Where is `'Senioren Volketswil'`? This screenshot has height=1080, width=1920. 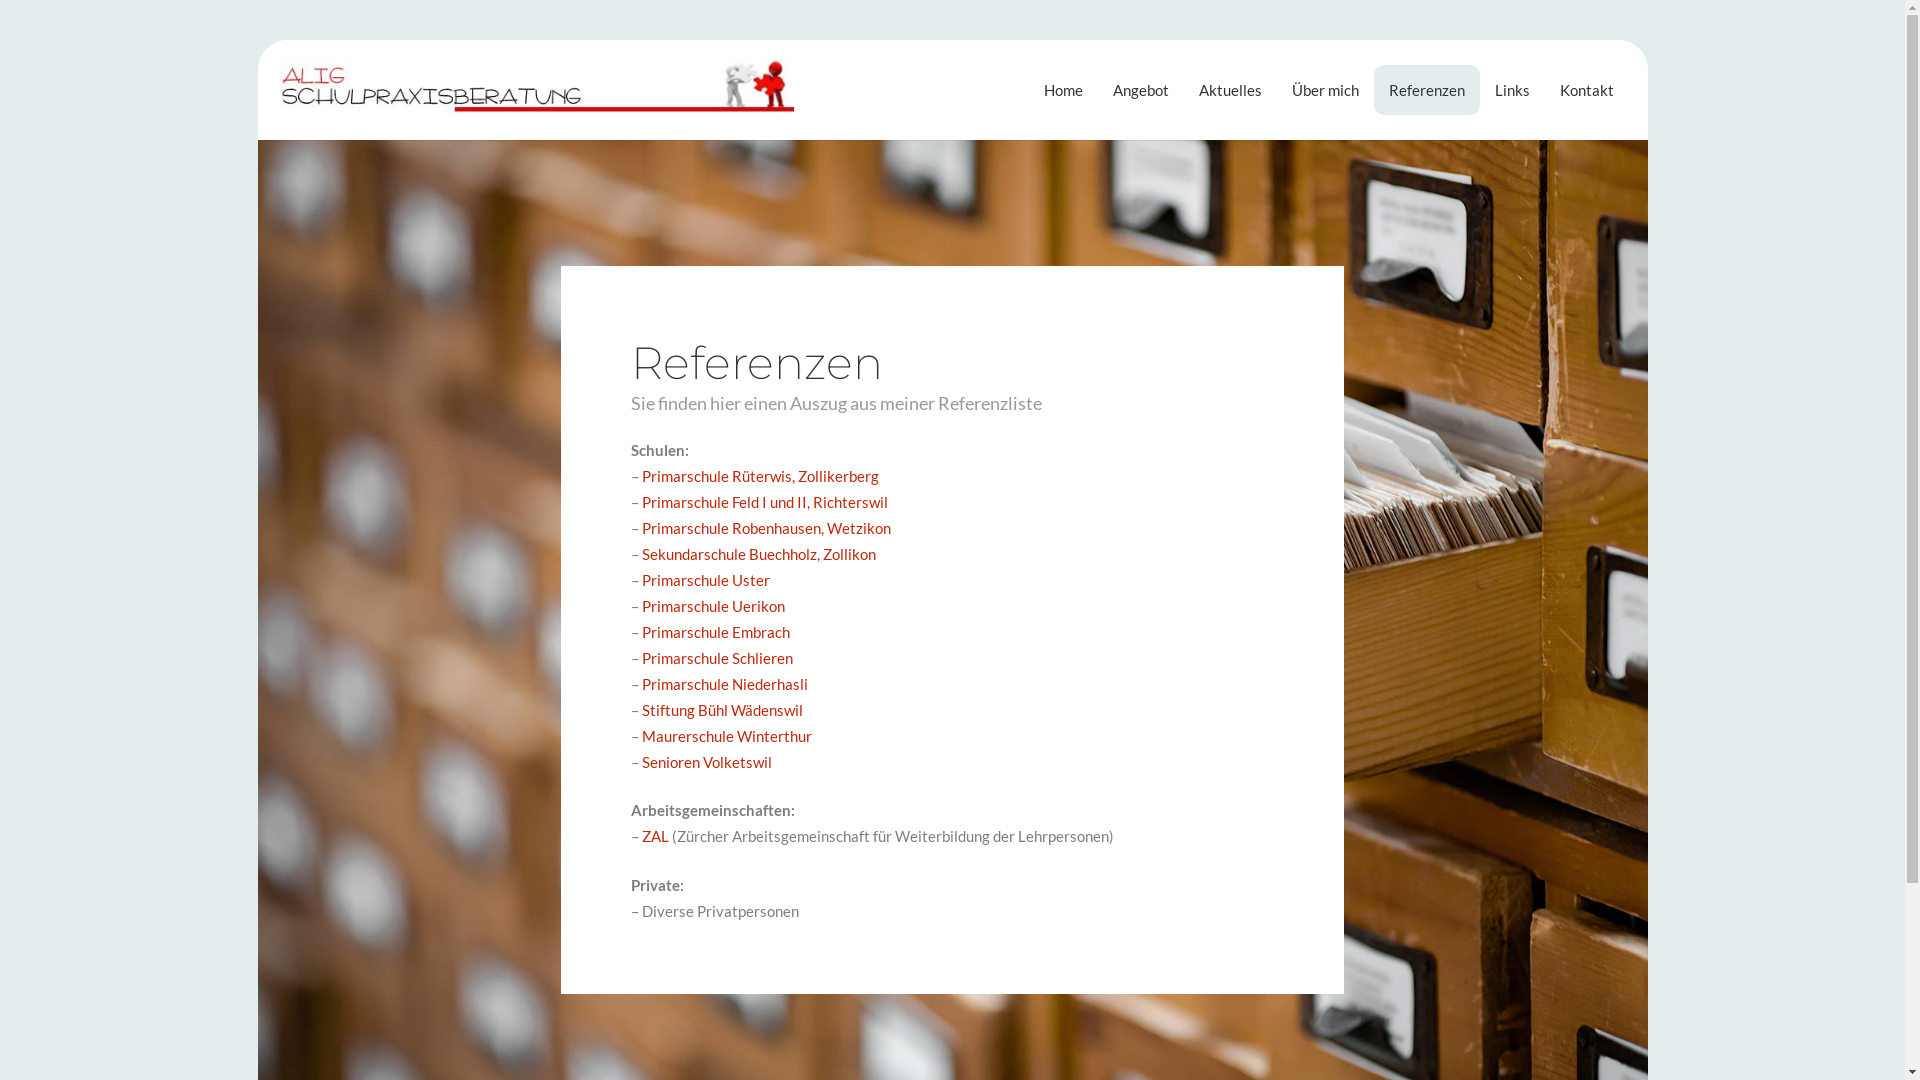
'Senioren Volketswil' is located at coordinates (706, 762).